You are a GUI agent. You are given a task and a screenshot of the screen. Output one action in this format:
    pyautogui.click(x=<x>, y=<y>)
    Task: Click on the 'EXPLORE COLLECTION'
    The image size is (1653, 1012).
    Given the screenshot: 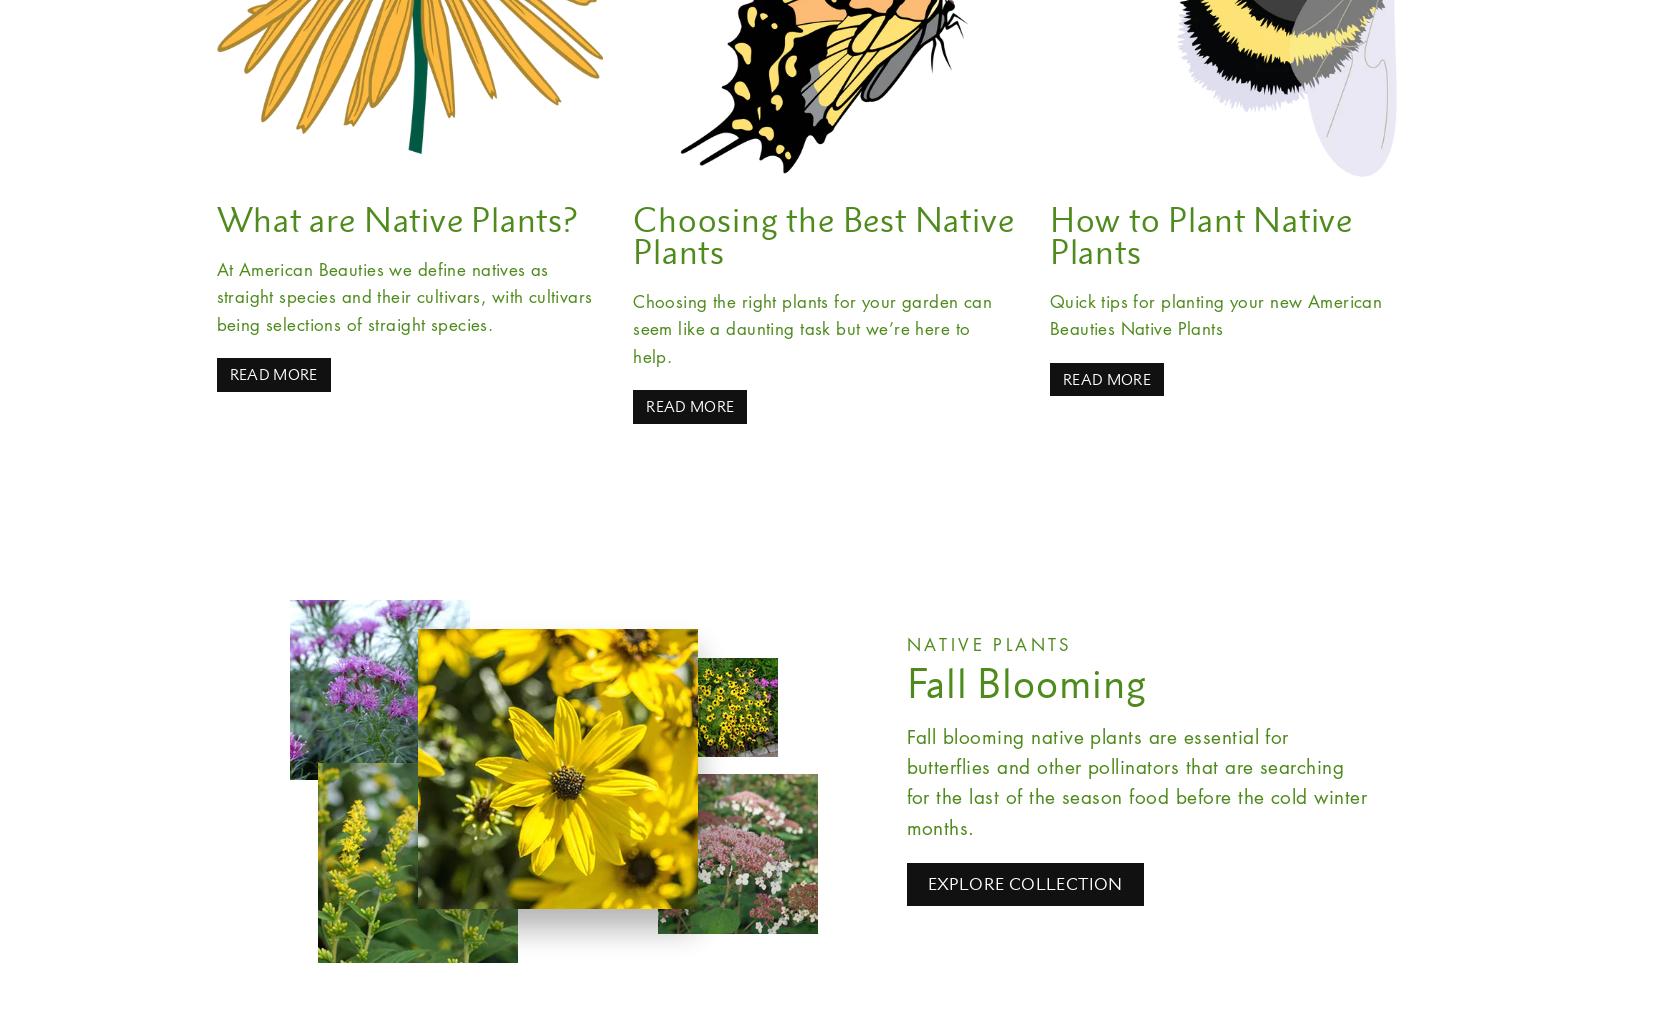 What is the action you would take?
    pyautogui.click(x=1024, y=882)
    